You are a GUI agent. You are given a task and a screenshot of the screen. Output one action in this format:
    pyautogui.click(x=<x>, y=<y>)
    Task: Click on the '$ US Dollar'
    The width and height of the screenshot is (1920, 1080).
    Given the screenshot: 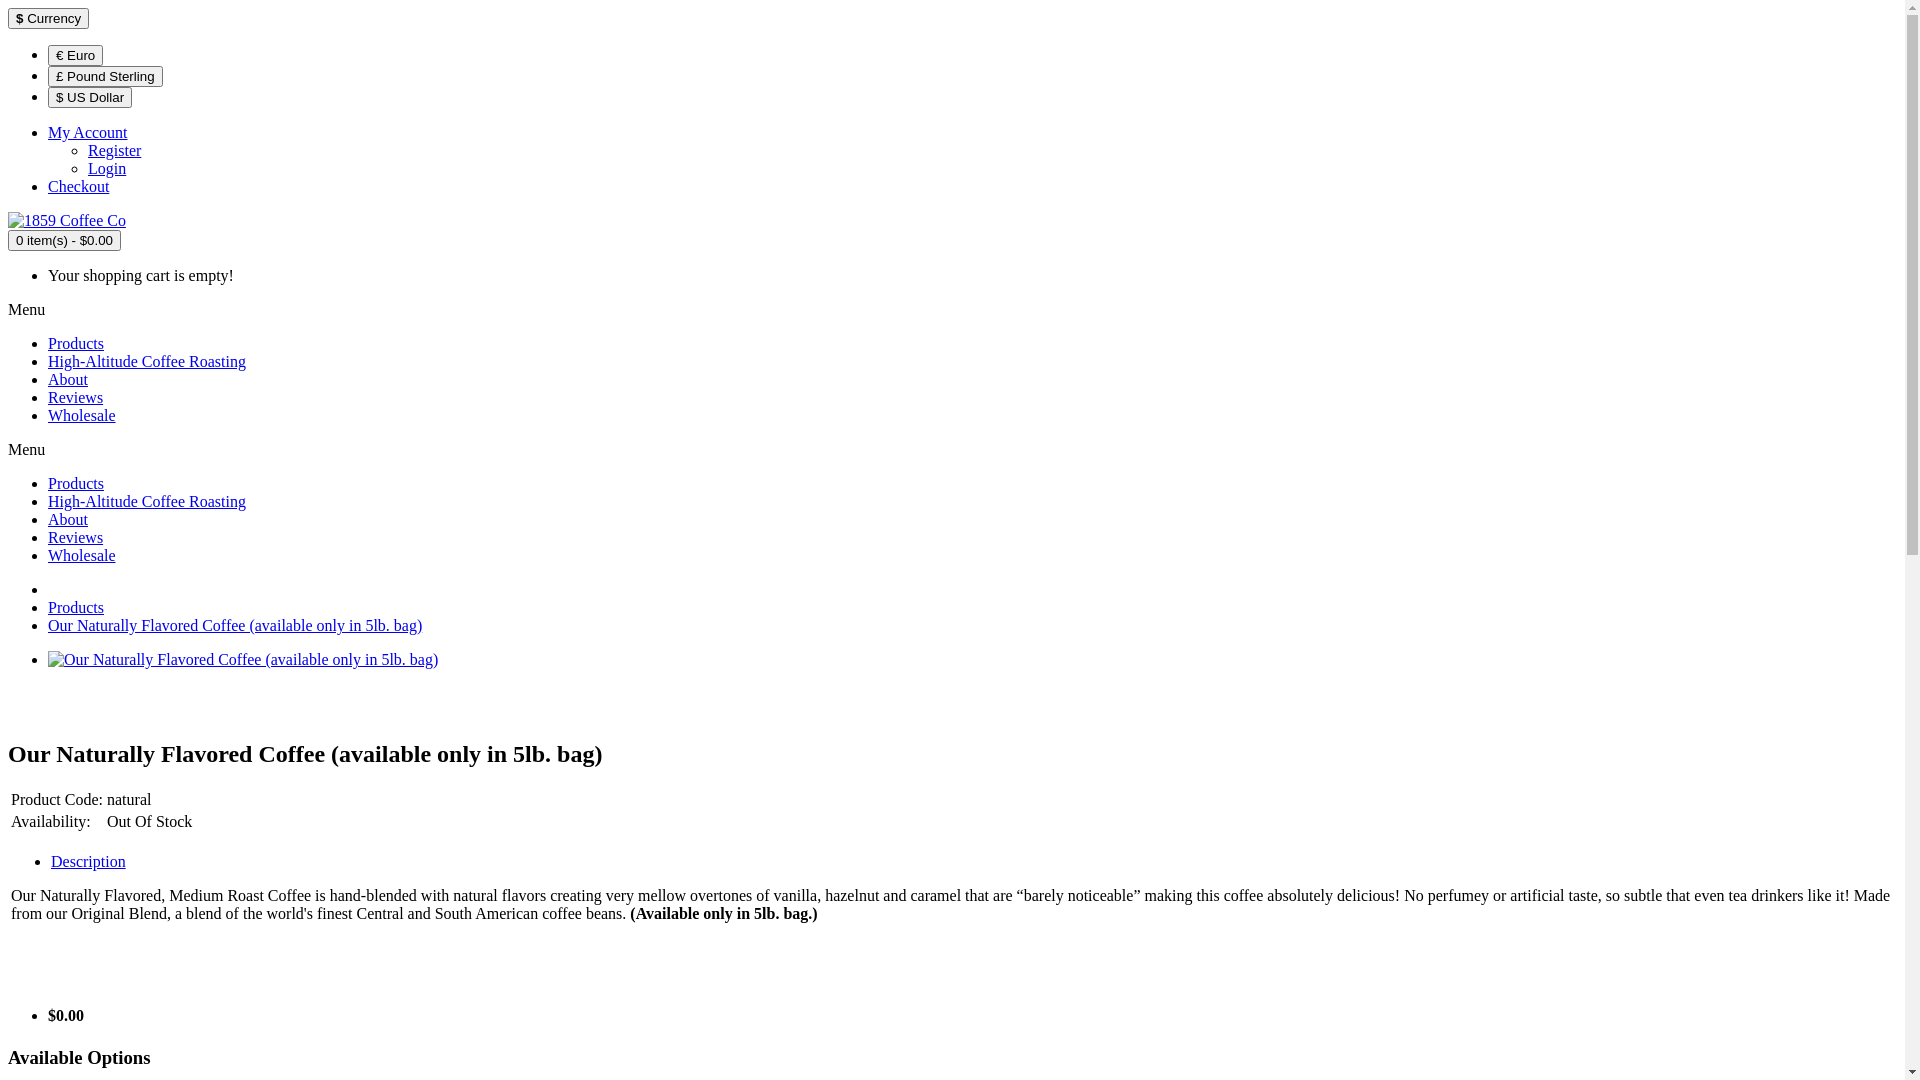 What is the action you would take?
    pyautogui.click(x=89, y=97)
    